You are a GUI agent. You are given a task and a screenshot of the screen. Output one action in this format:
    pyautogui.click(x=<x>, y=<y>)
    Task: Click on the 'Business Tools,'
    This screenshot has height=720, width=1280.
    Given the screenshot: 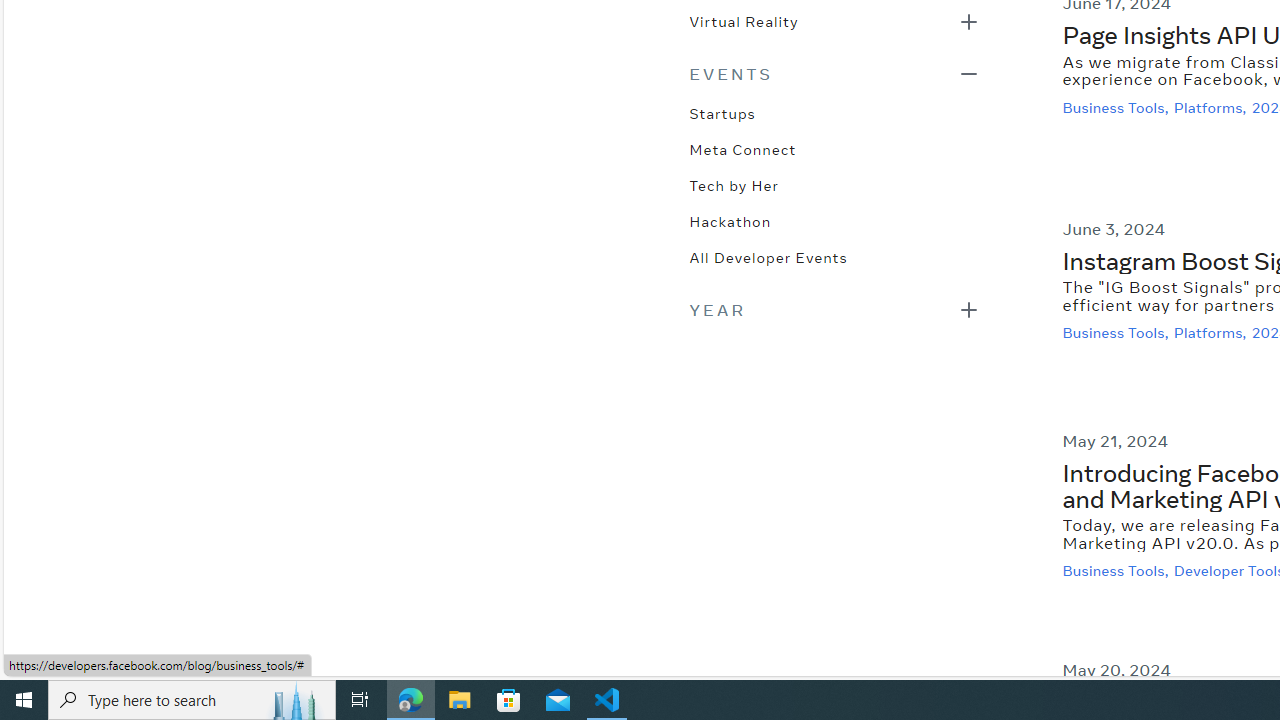 What is the action you would take?
    pyautogui.click(x=1117, y=571)
    